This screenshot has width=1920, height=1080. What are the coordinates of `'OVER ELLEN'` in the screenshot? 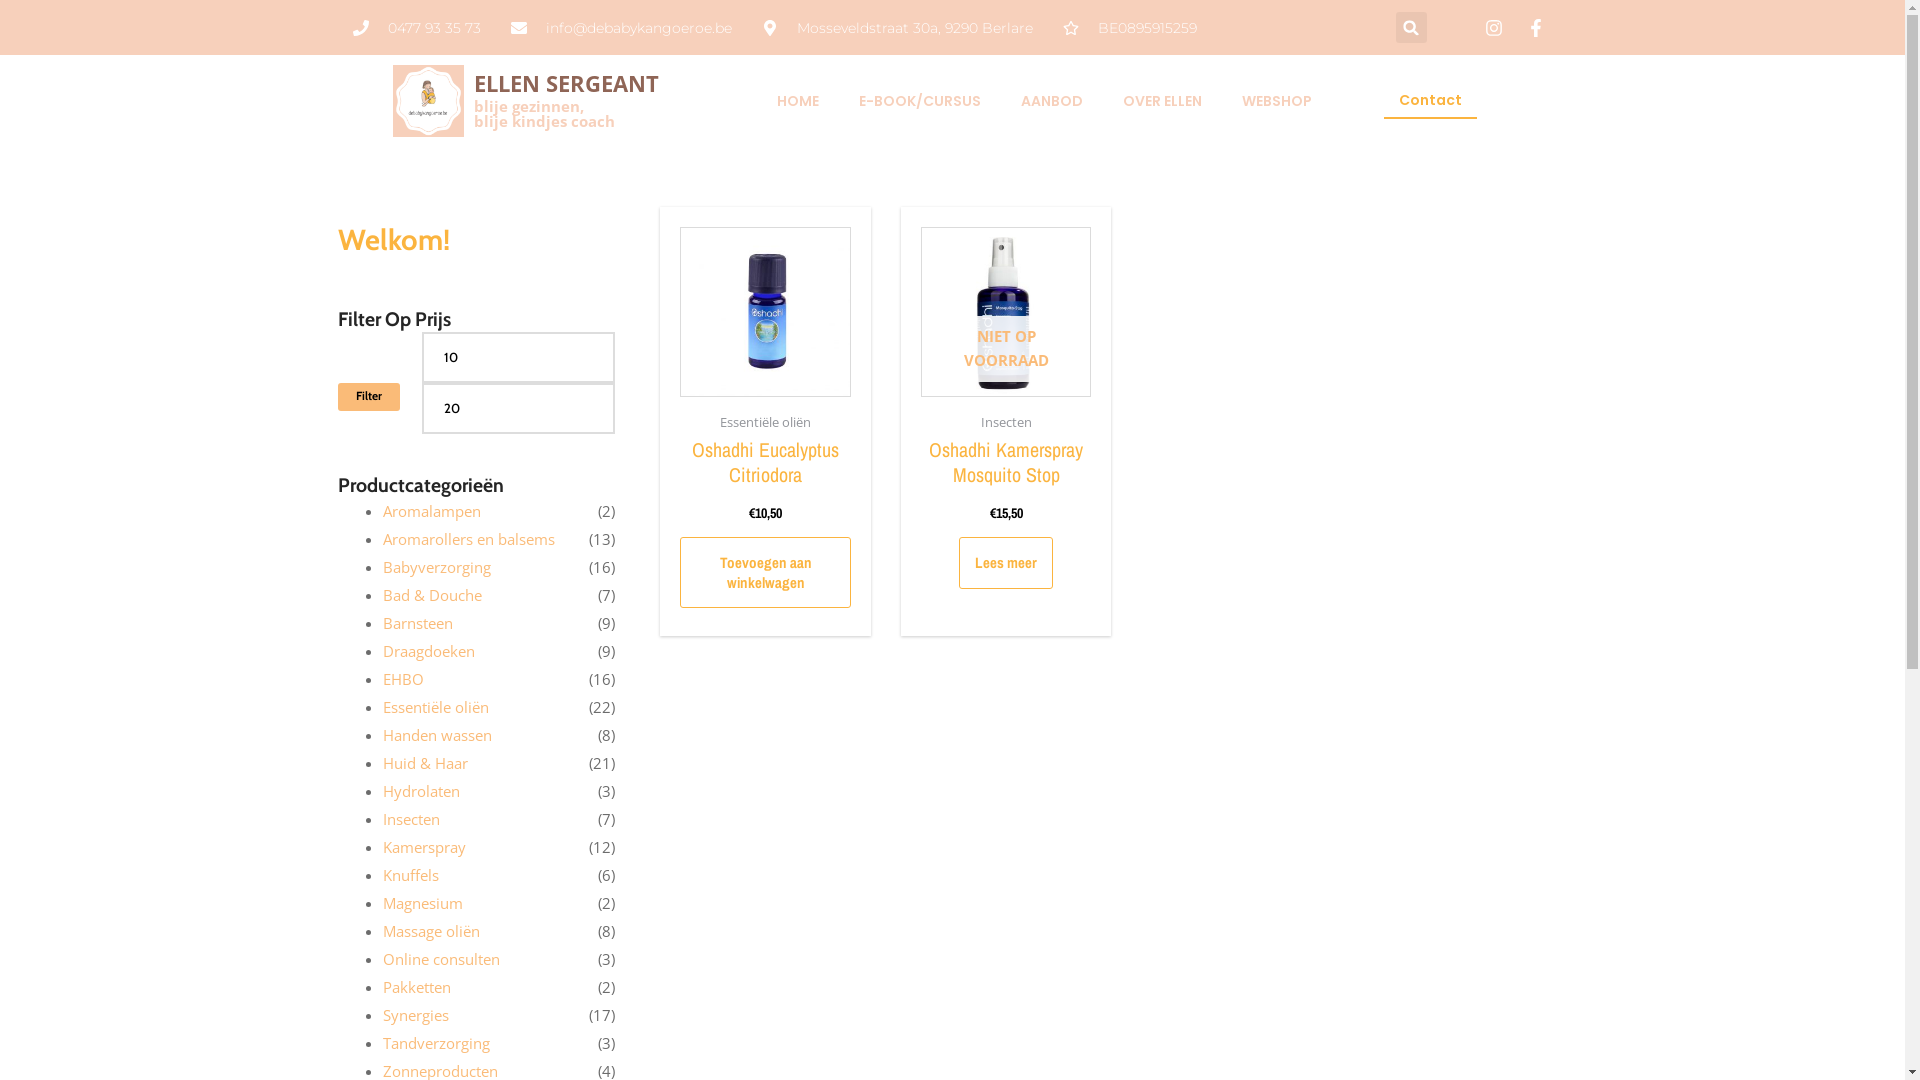 It's located at (1162, 100).